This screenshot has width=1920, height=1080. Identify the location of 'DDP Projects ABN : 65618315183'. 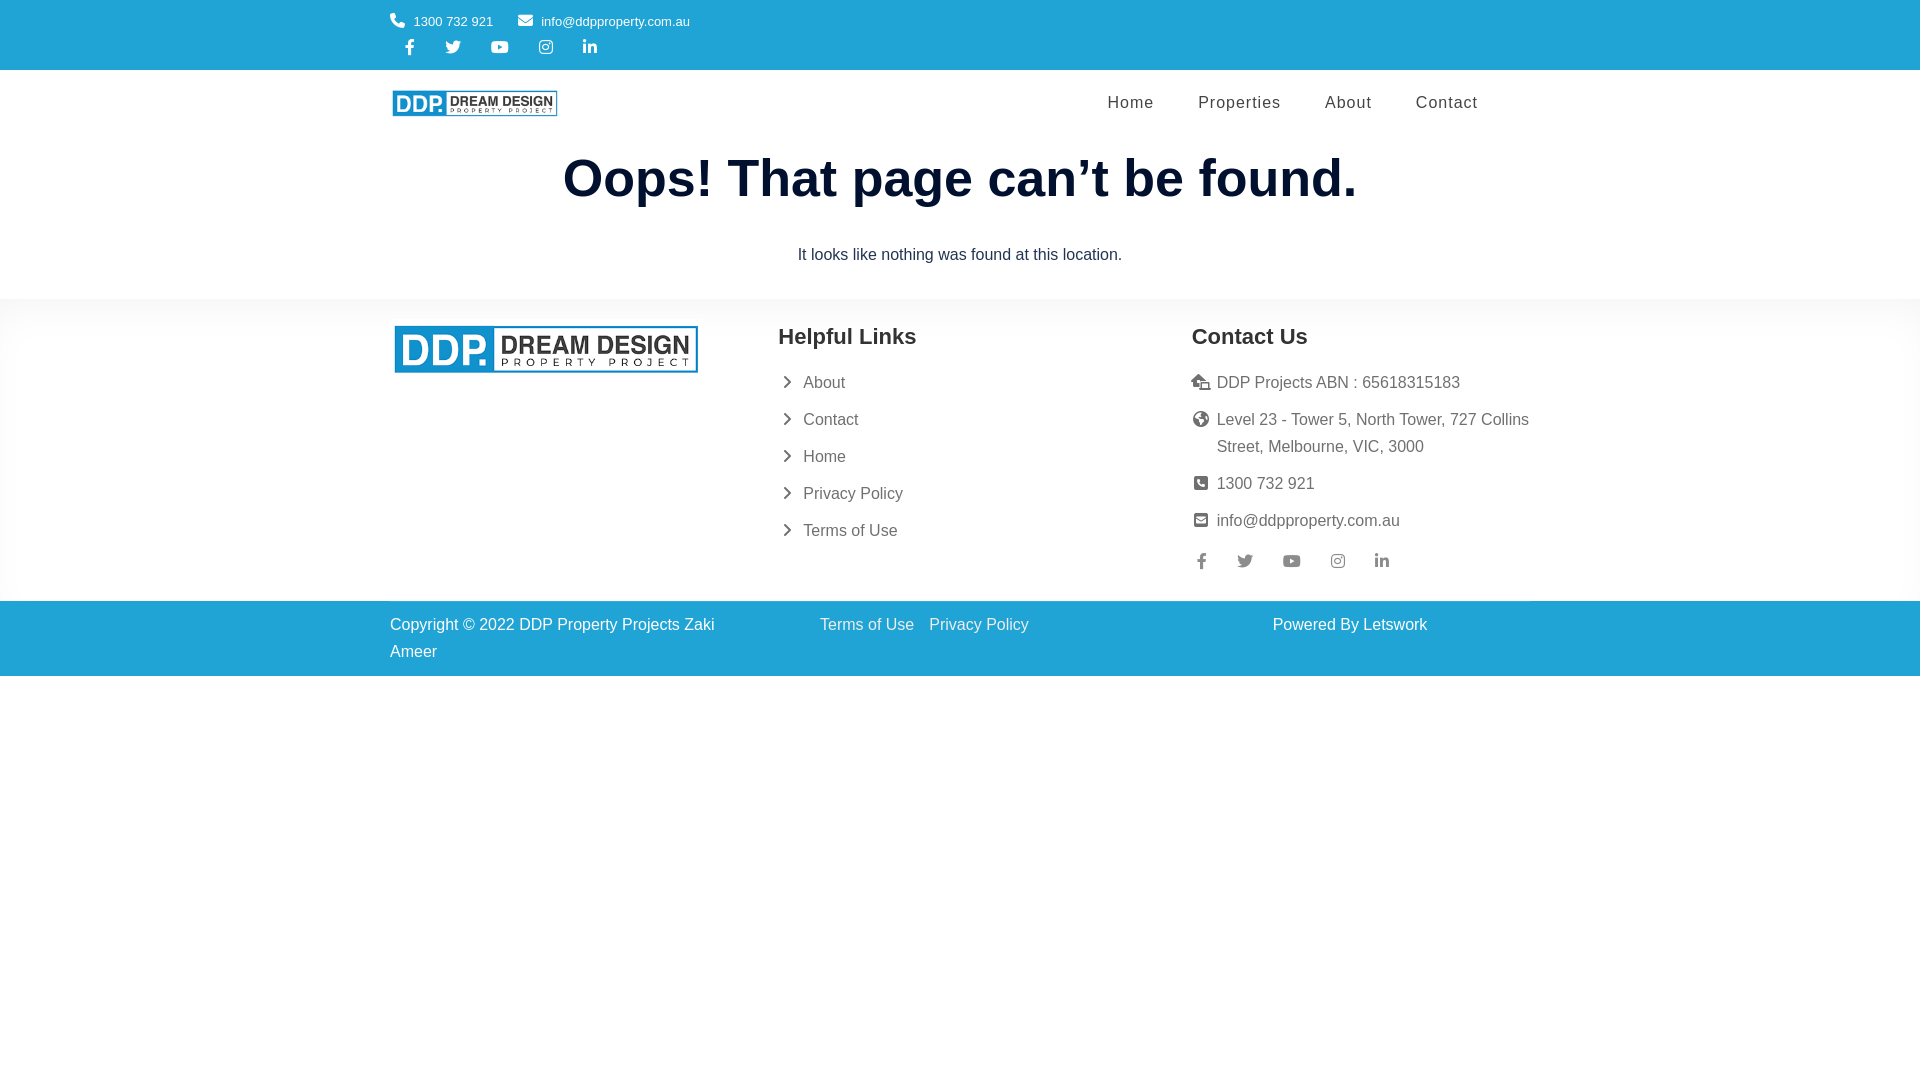
(1338, 382).